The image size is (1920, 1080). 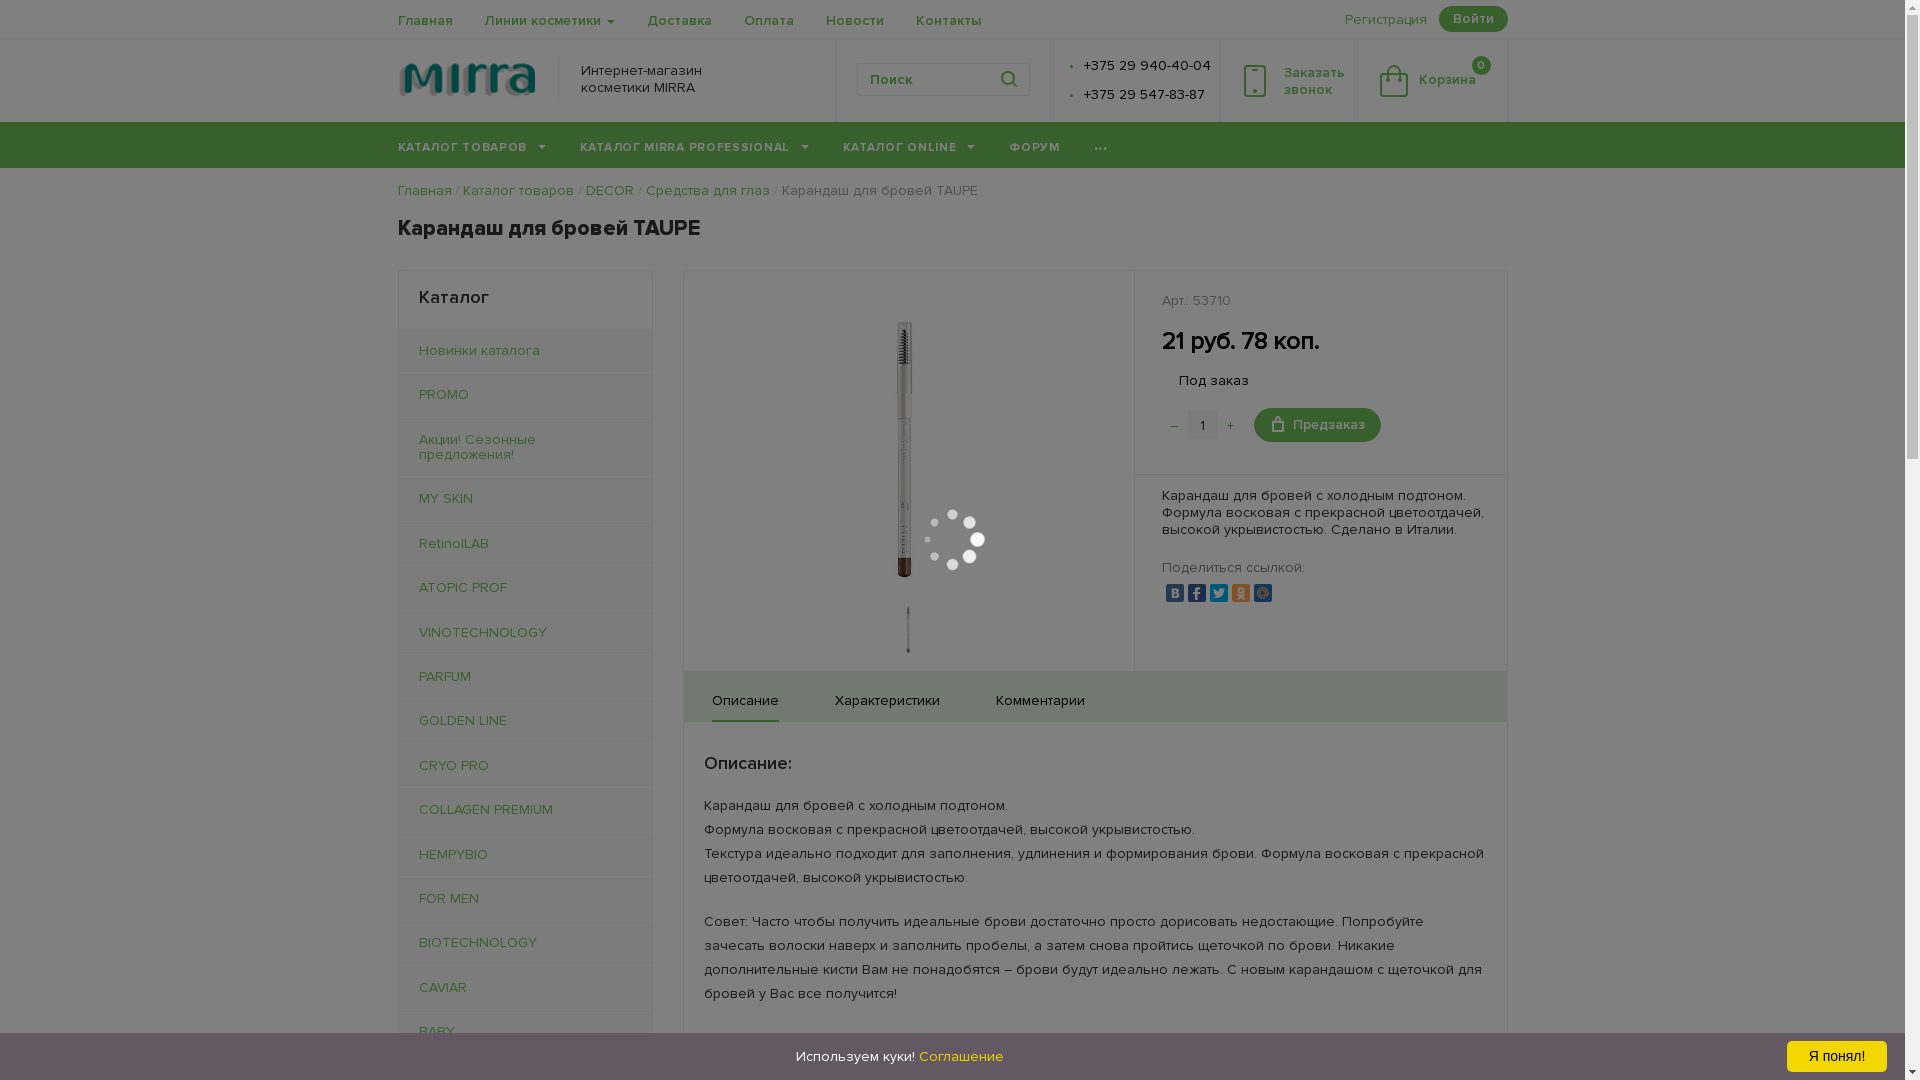 I want to click on 'BIOTECHNOLOGY', so click(x=398, y=942).